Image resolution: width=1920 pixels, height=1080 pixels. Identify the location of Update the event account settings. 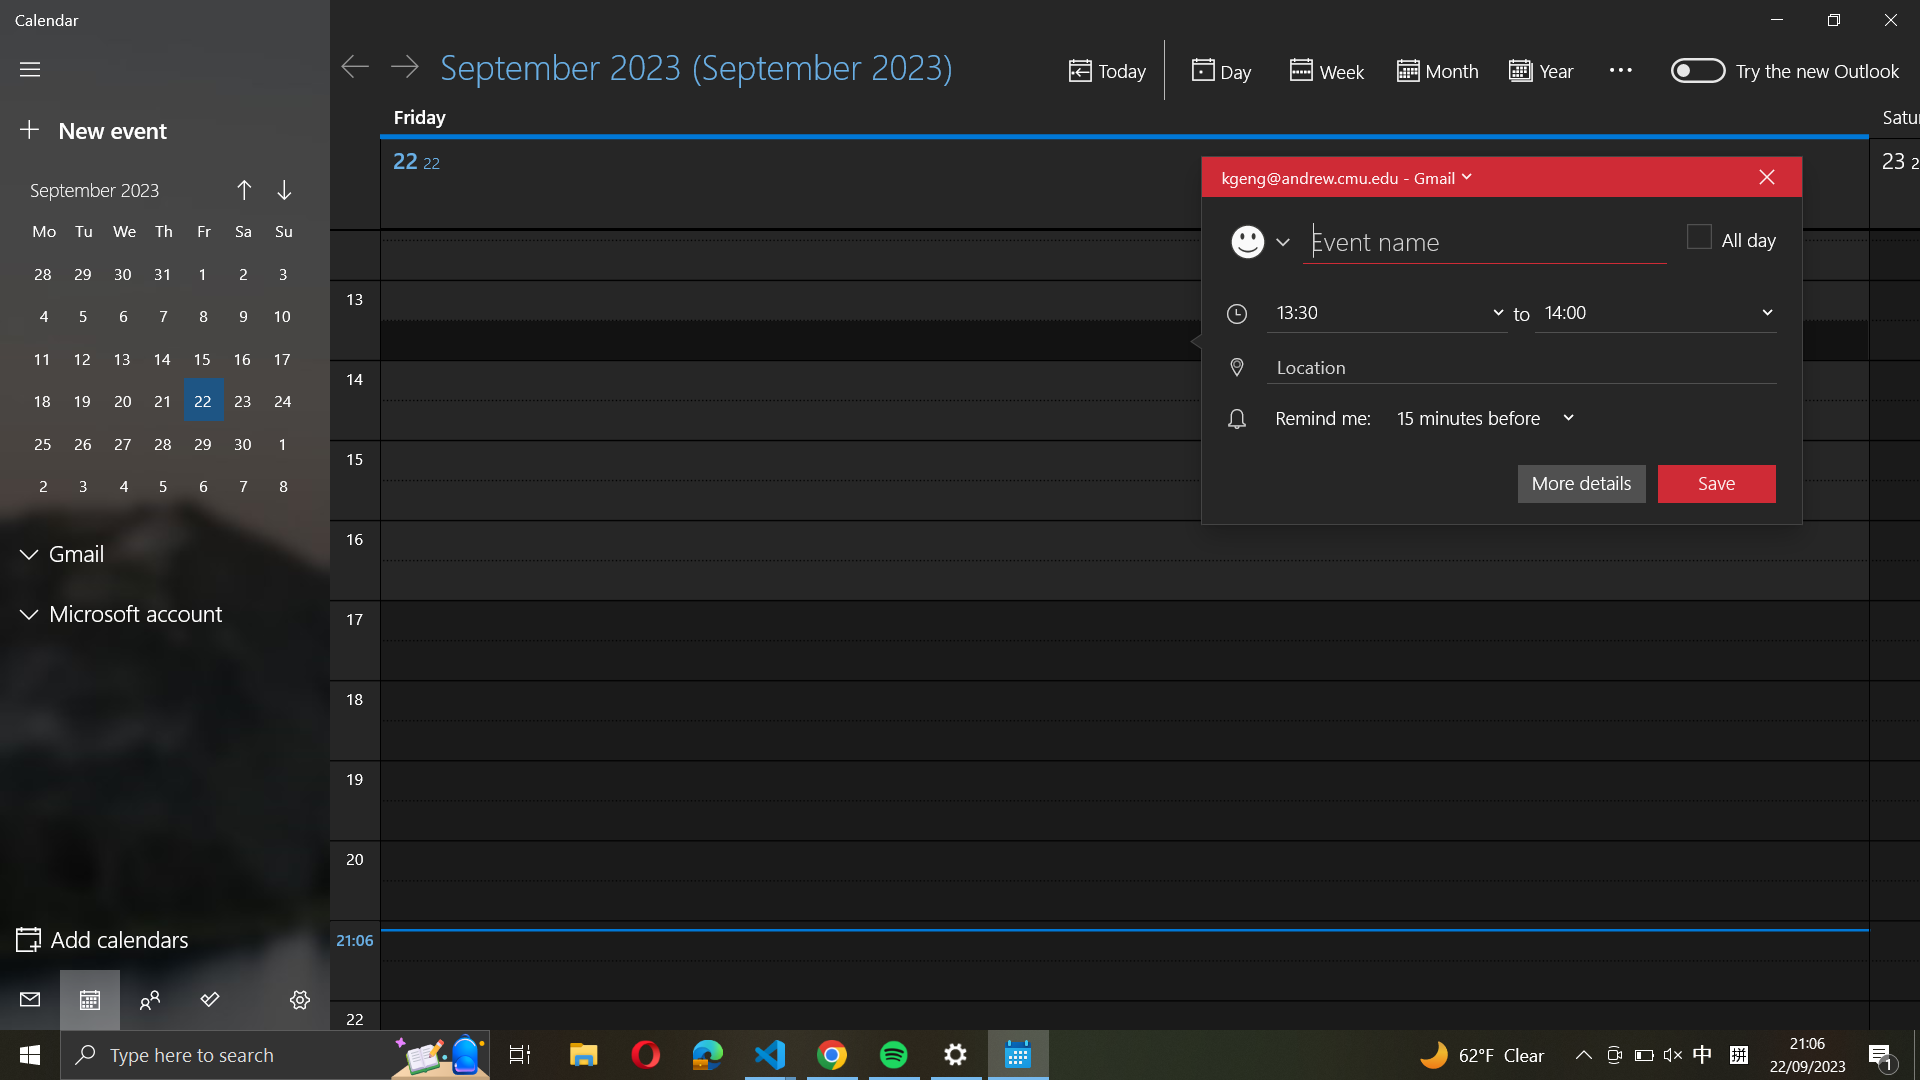
(1344, 176).